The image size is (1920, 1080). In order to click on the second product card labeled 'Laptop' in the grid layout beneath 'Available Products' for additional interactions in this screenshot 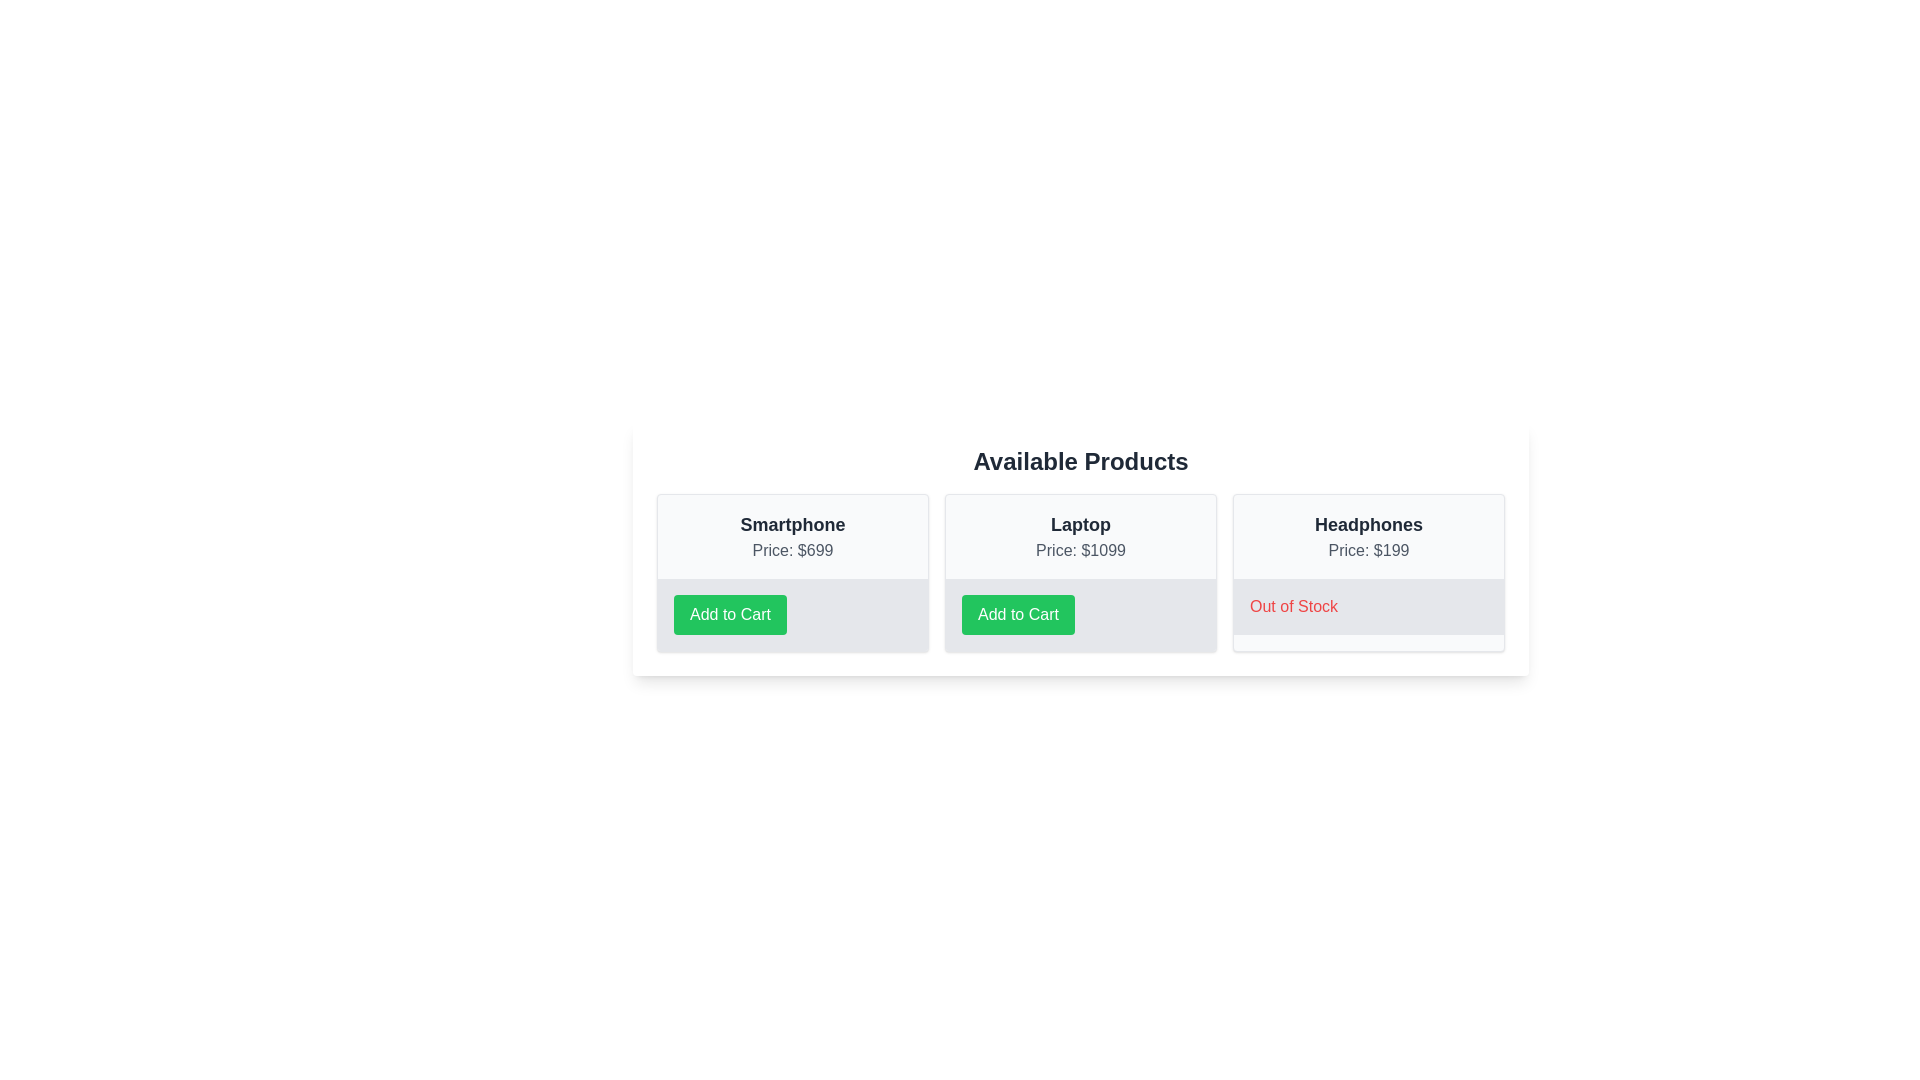, I will do `click(1079, 573)`.